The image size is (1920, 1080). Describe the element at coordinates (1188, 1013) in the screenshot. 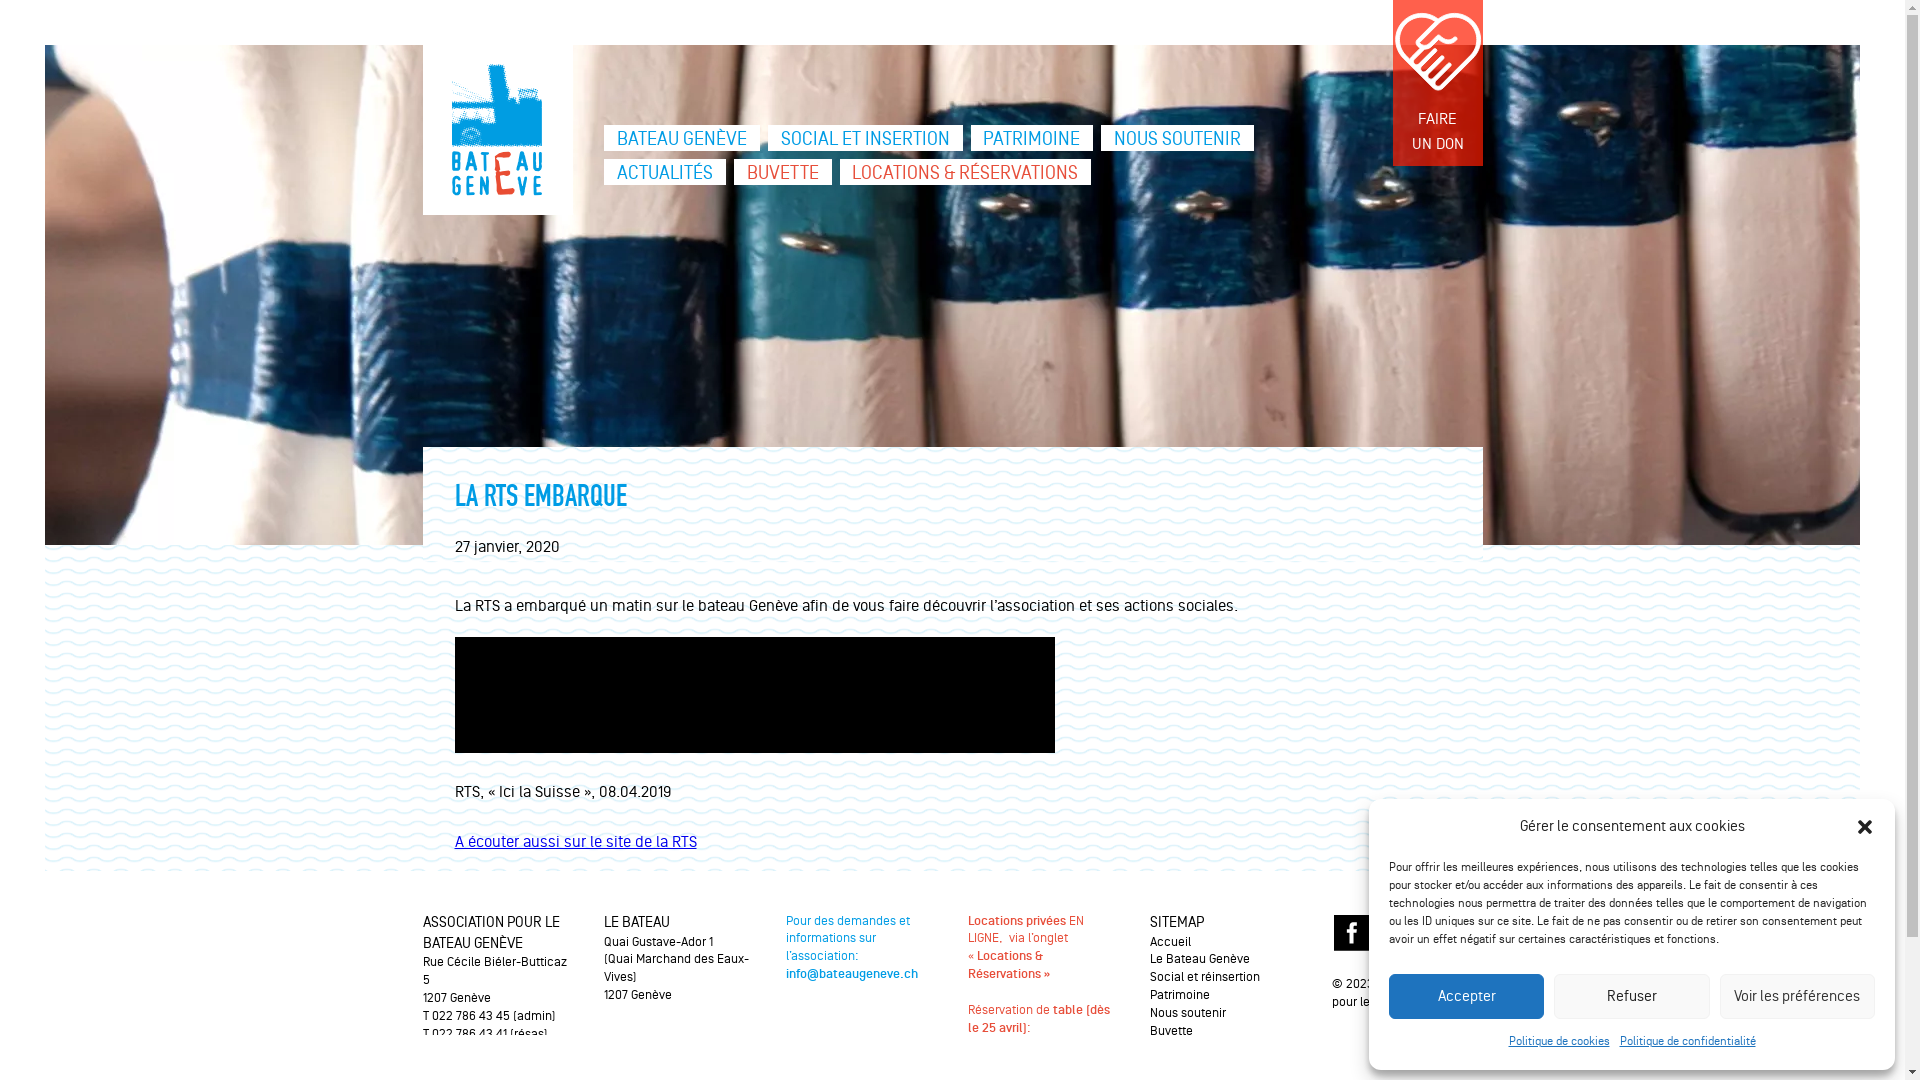

I see `'Nous soutenir'` at that location.